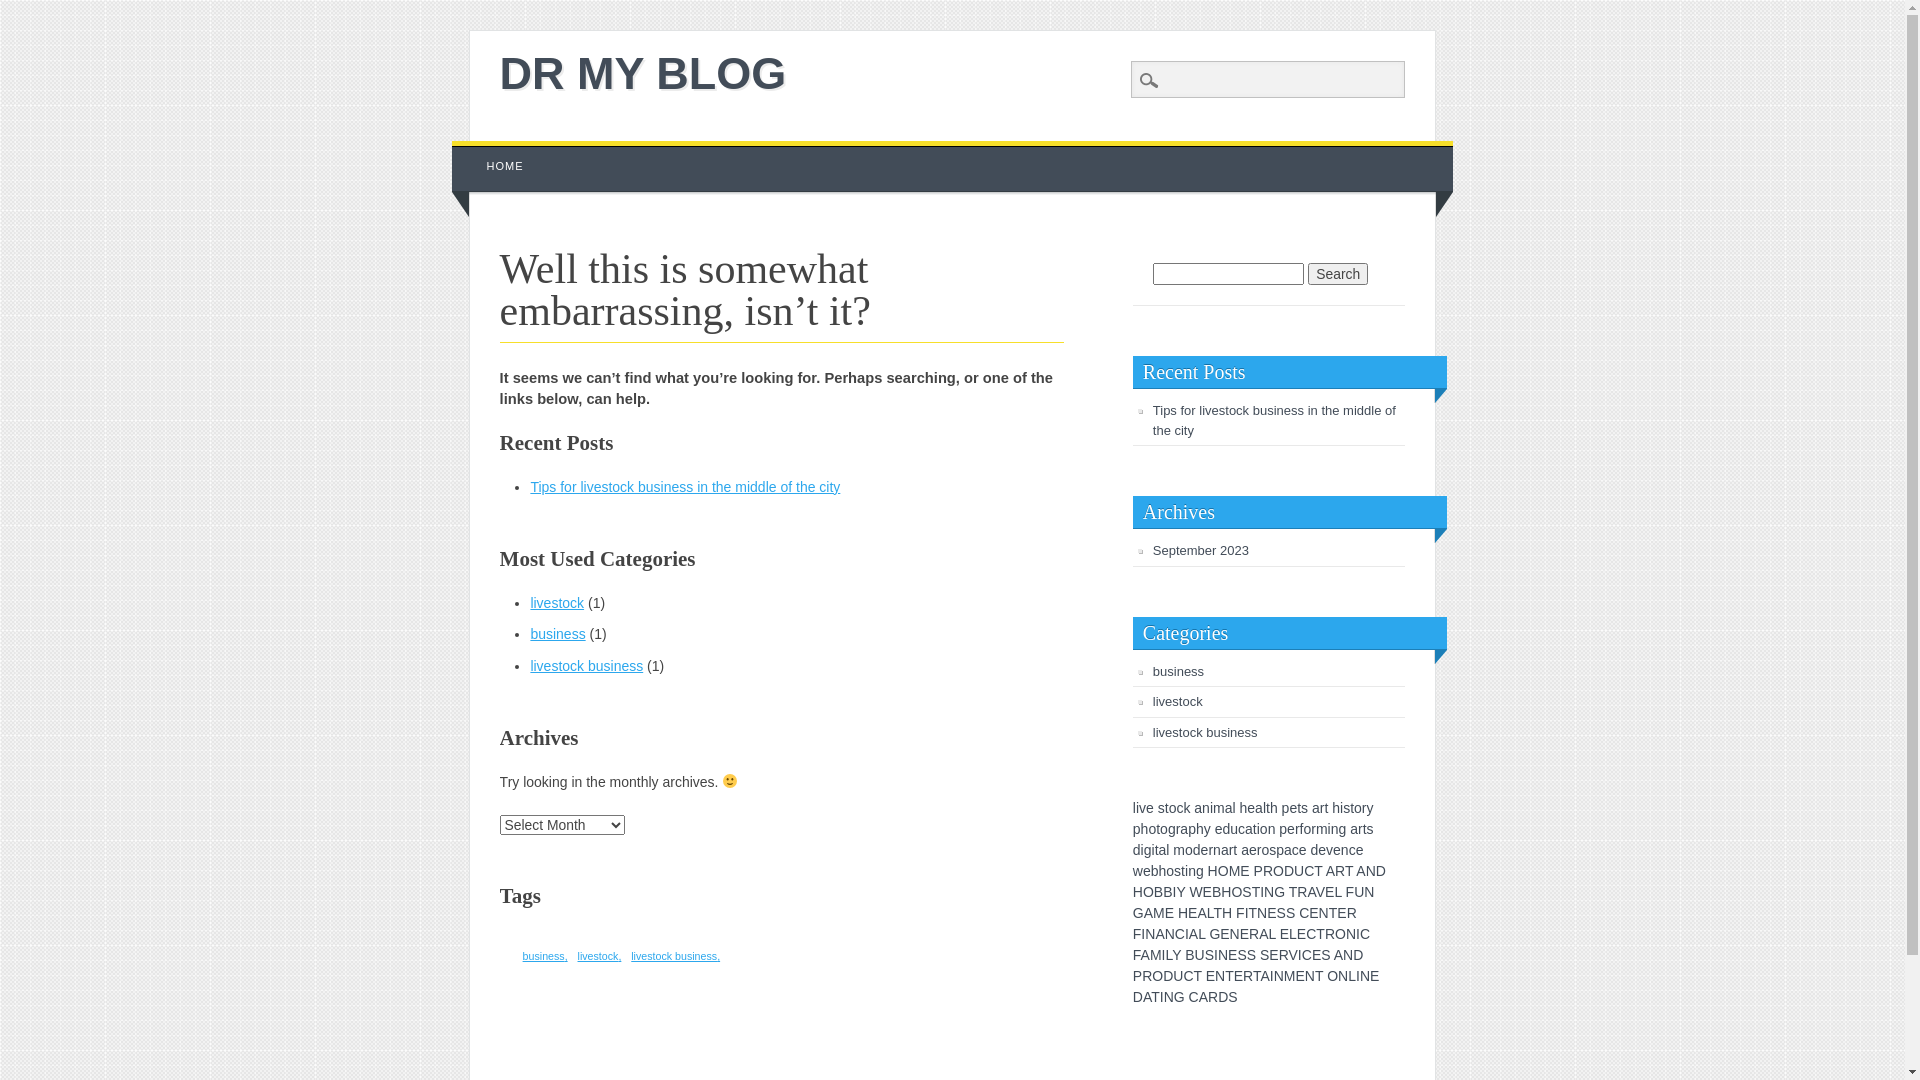  Describe the element at coordinates (1182, 913) in the screenshot. I see `'H'` at that location.